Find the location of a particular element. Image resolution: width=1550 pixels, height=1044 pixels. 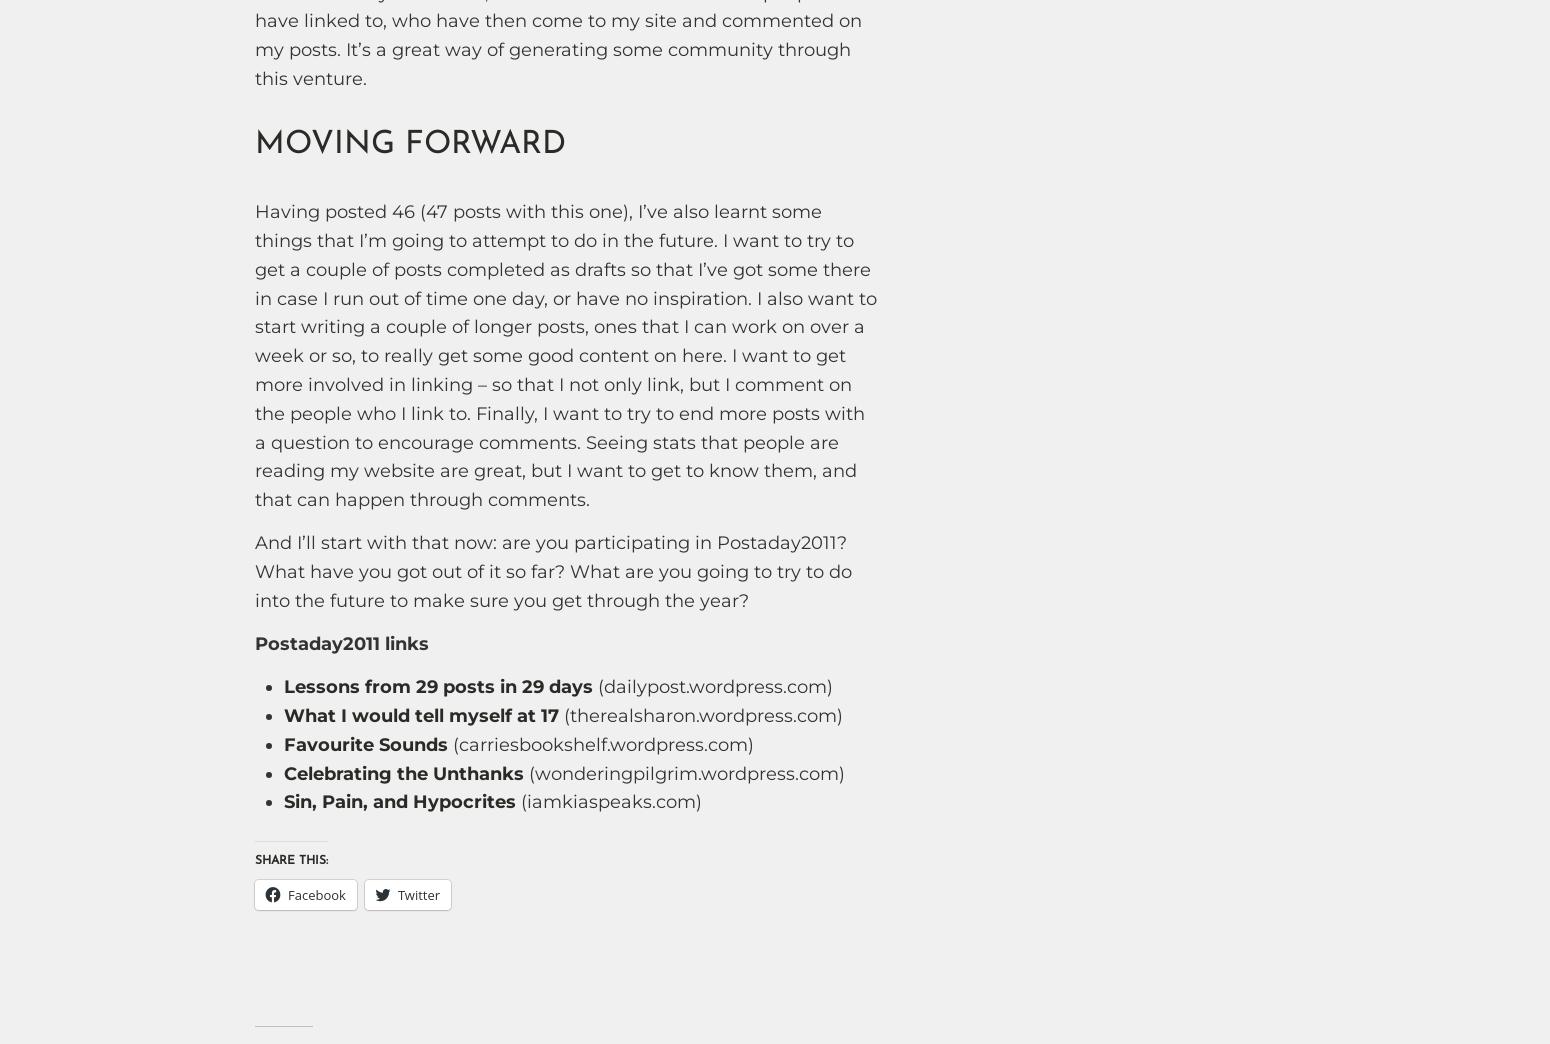

'Celebrating the Unthanks' is located at coordinates (403, 774).